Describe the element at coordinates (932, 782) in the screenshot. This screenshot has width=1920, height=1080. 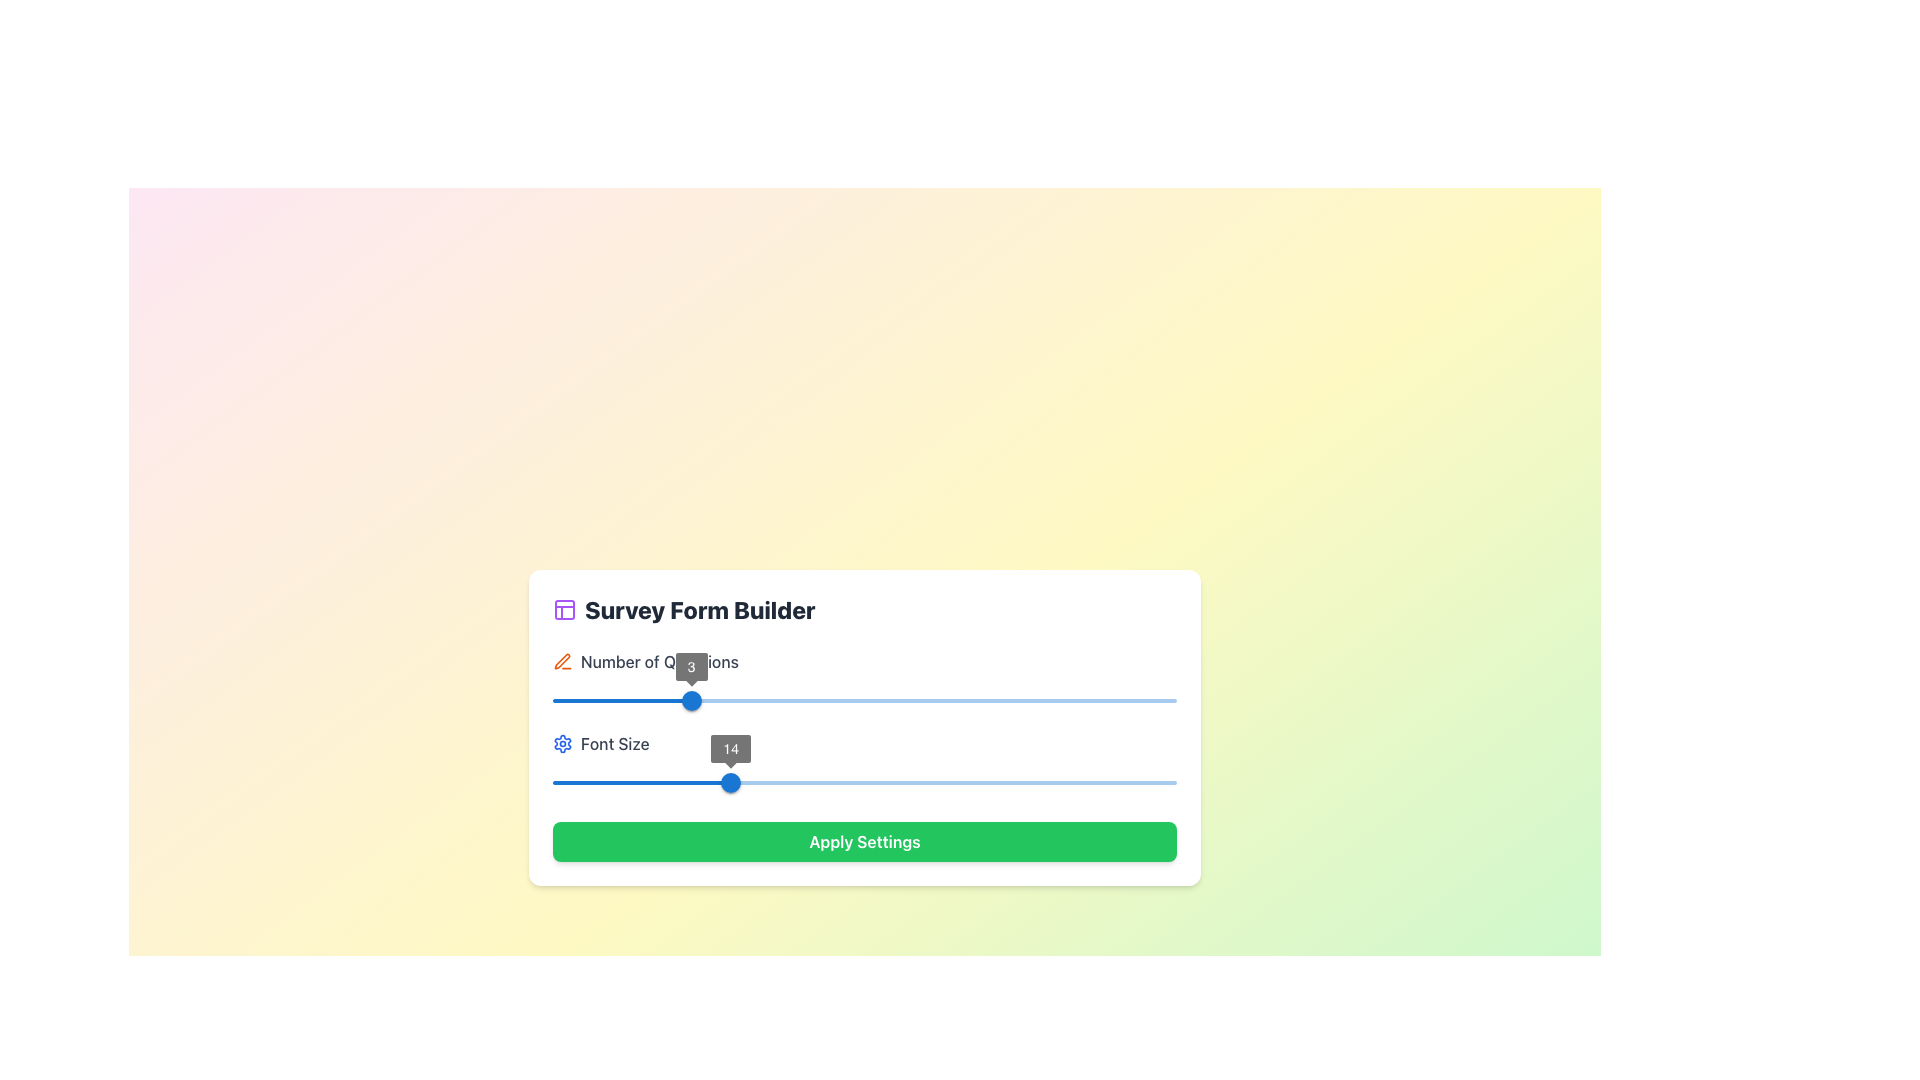
I see `the slider value` at that location.